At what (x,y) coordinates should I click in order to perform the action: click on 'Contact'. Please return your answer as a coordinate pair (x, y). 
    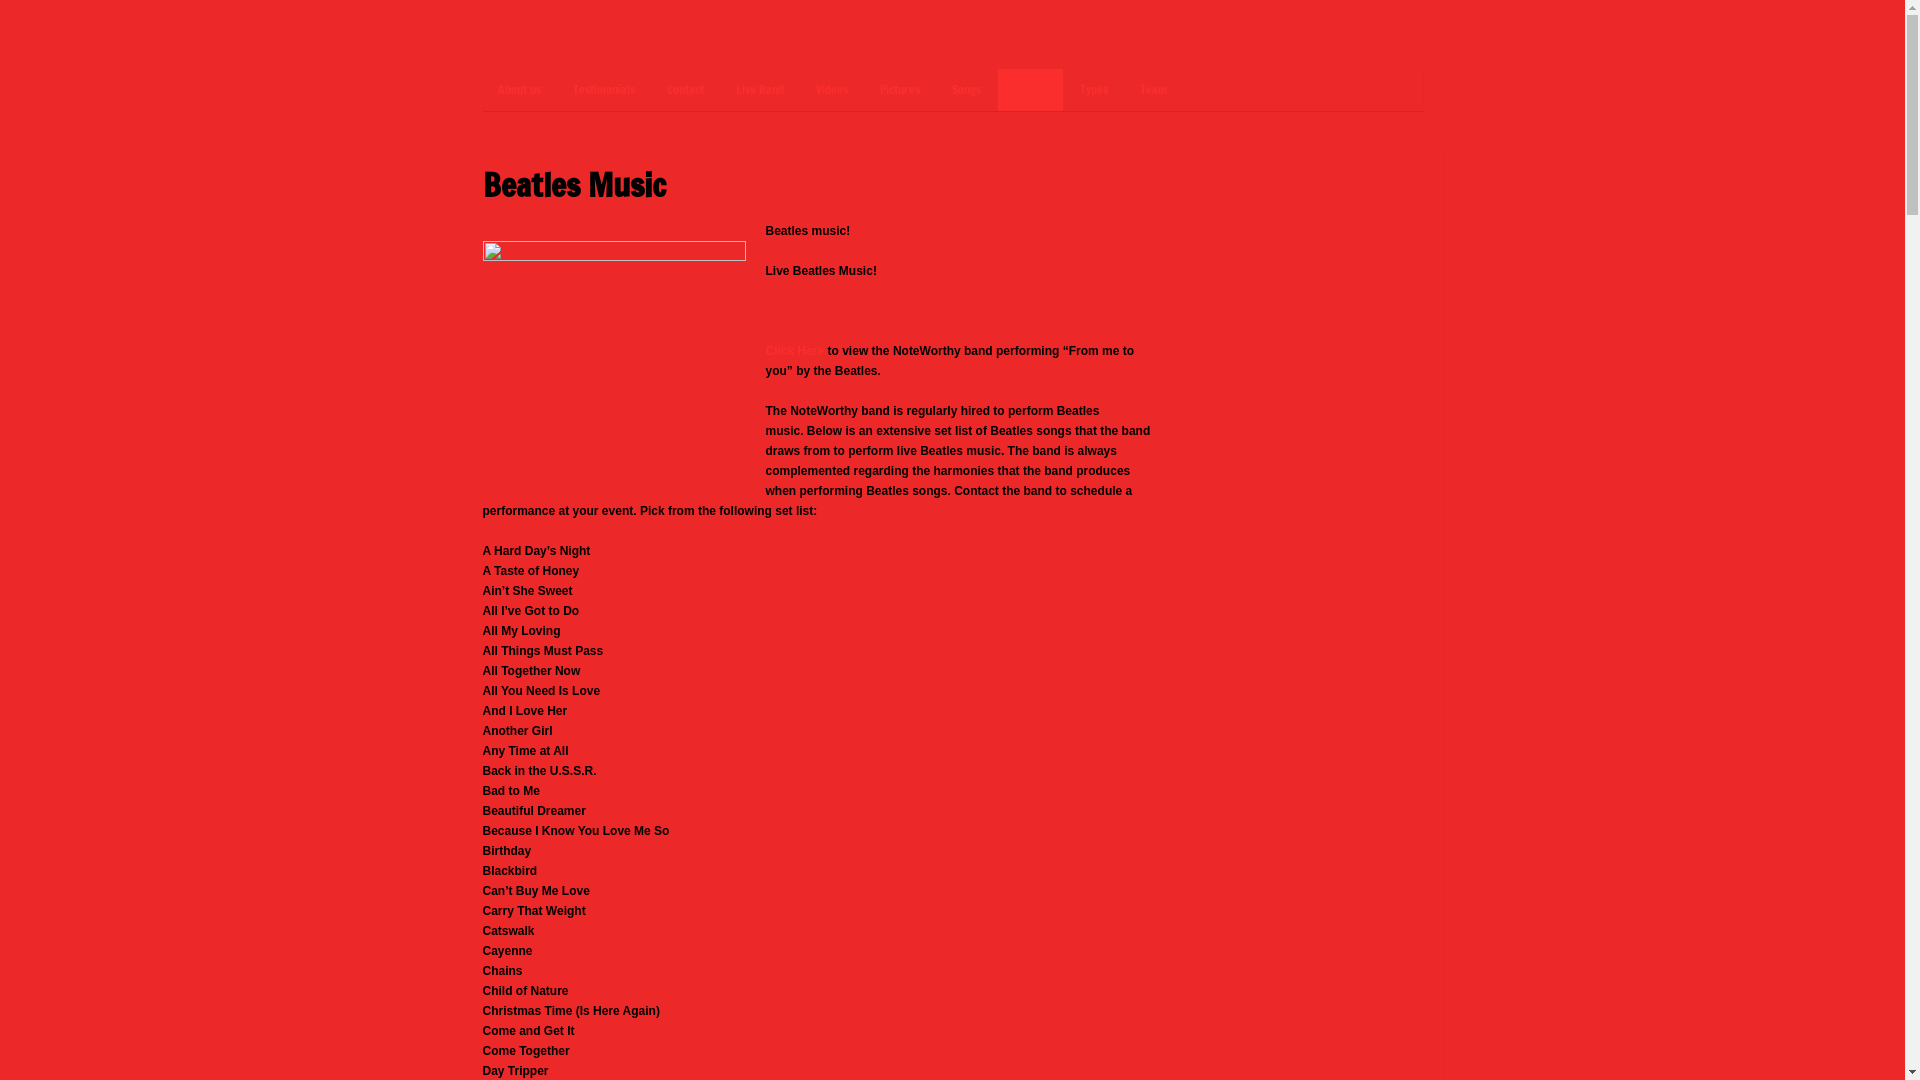
    Looking at the image, I should click on (685, 88).